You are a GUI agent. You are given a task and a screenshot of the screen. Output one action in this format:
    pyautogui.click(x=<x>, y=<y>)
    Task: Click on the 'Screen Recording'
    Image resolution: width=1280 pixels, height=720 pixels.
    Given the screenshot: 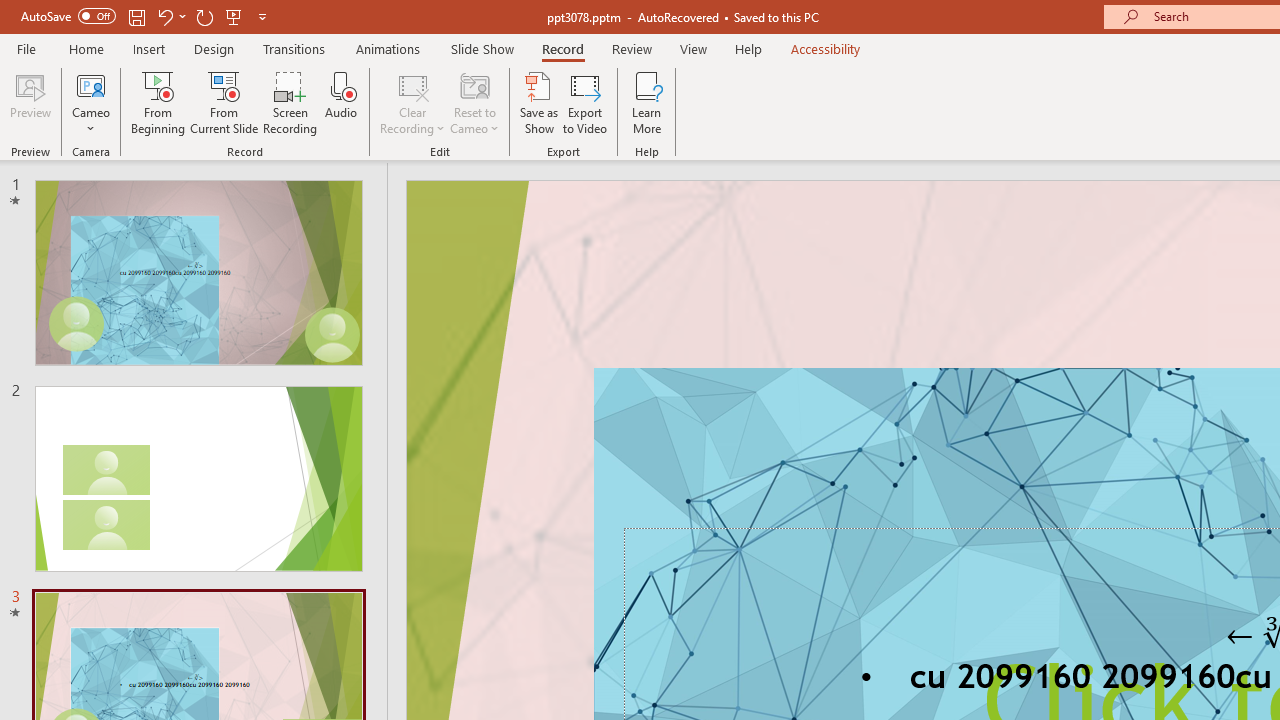 What is the action you would take?
    pyautogui.click(x=289, y=103)
    